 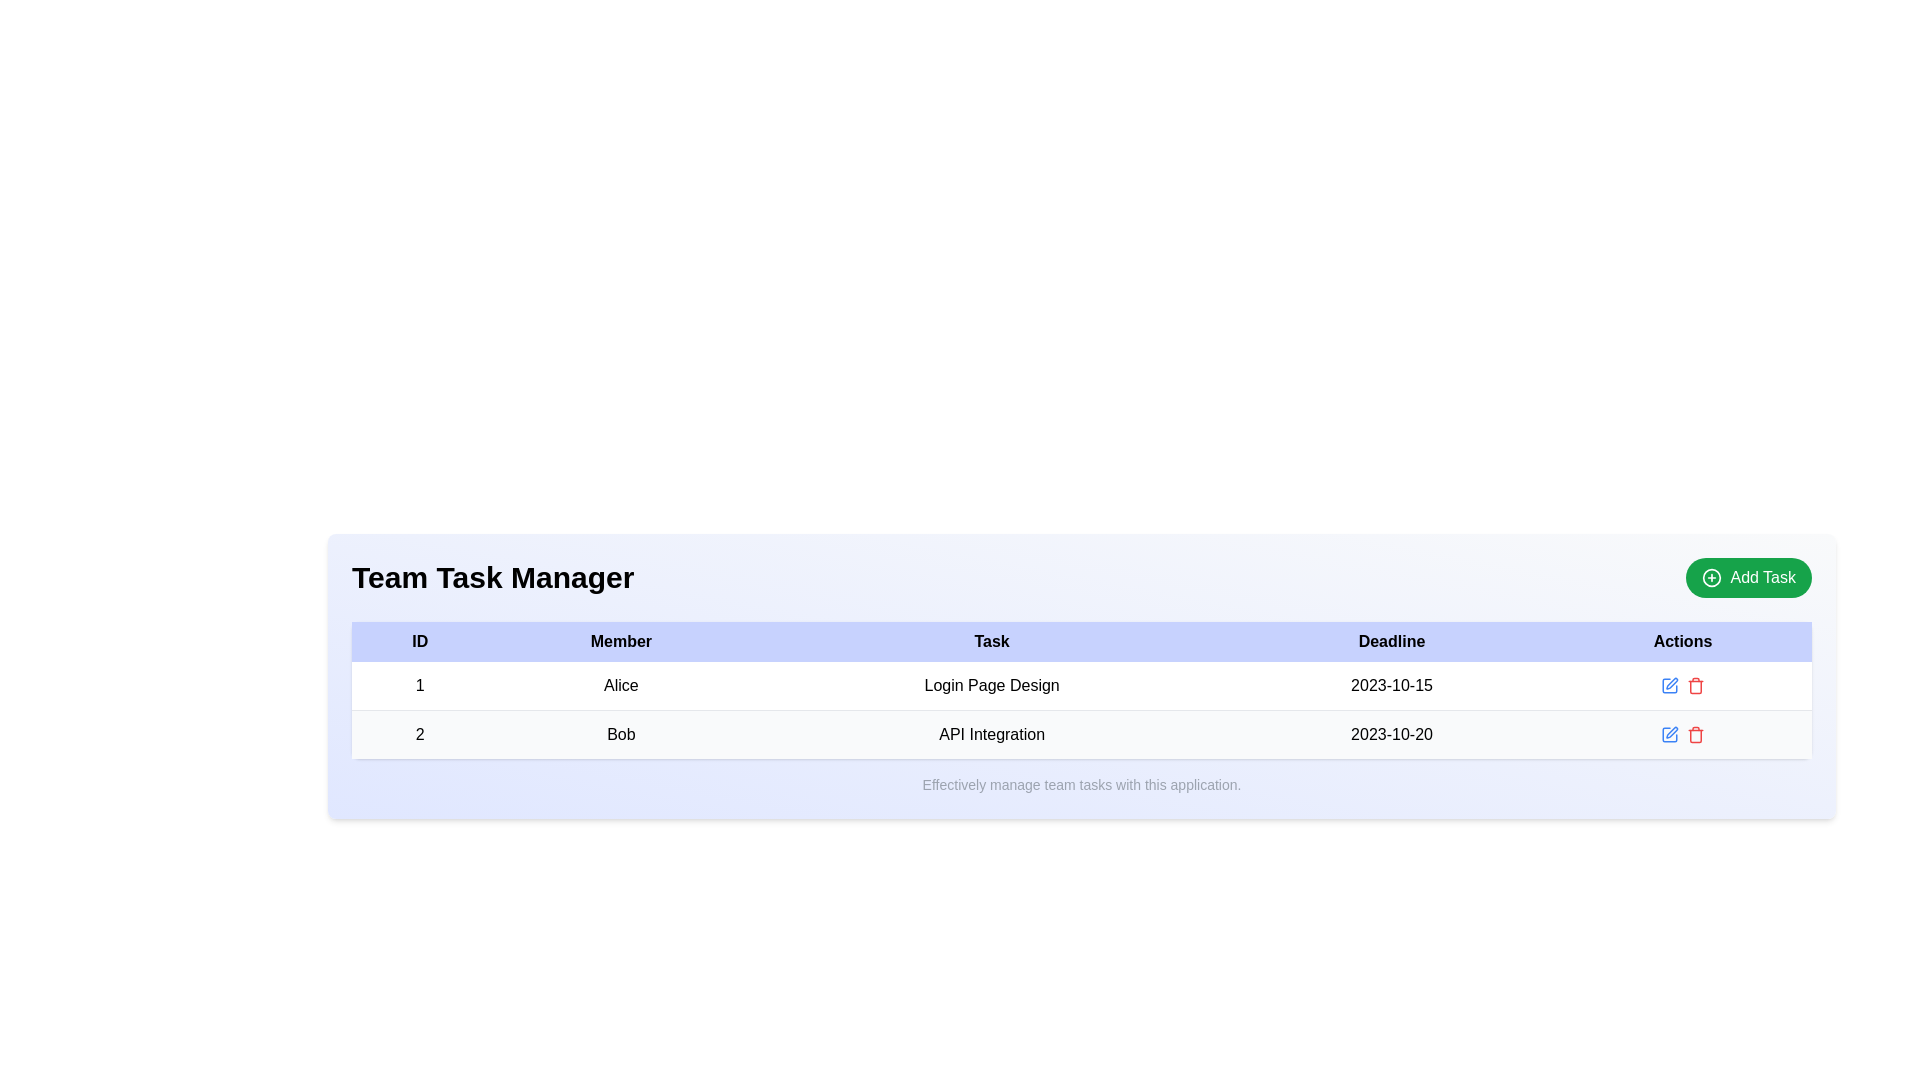 I want to click on the static text display representing the deadline date for the task entry in the second row of the 'Deadline' column in the 'Team Task Manager' table, so click(x=1391, y=733).